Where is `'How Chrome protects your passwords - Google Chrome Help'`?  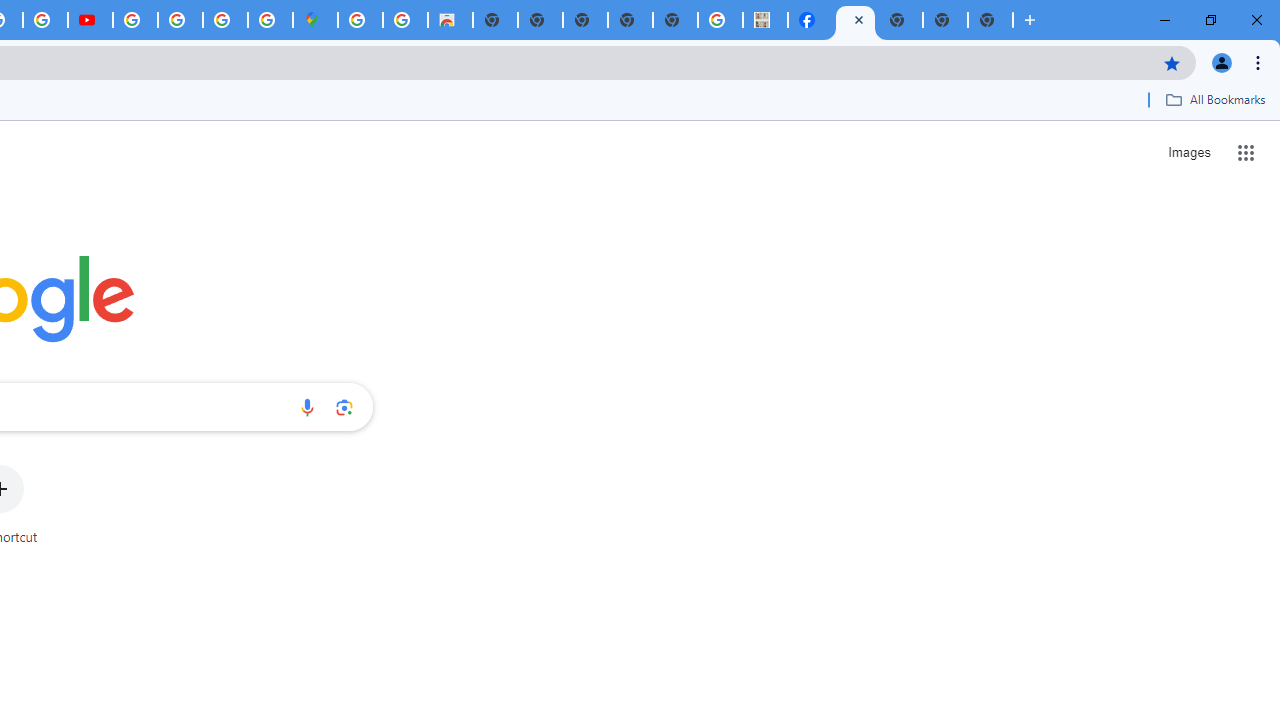 'How Chrome protects your passwords - Google Chrome Help' is located at coordinates (134, 20).